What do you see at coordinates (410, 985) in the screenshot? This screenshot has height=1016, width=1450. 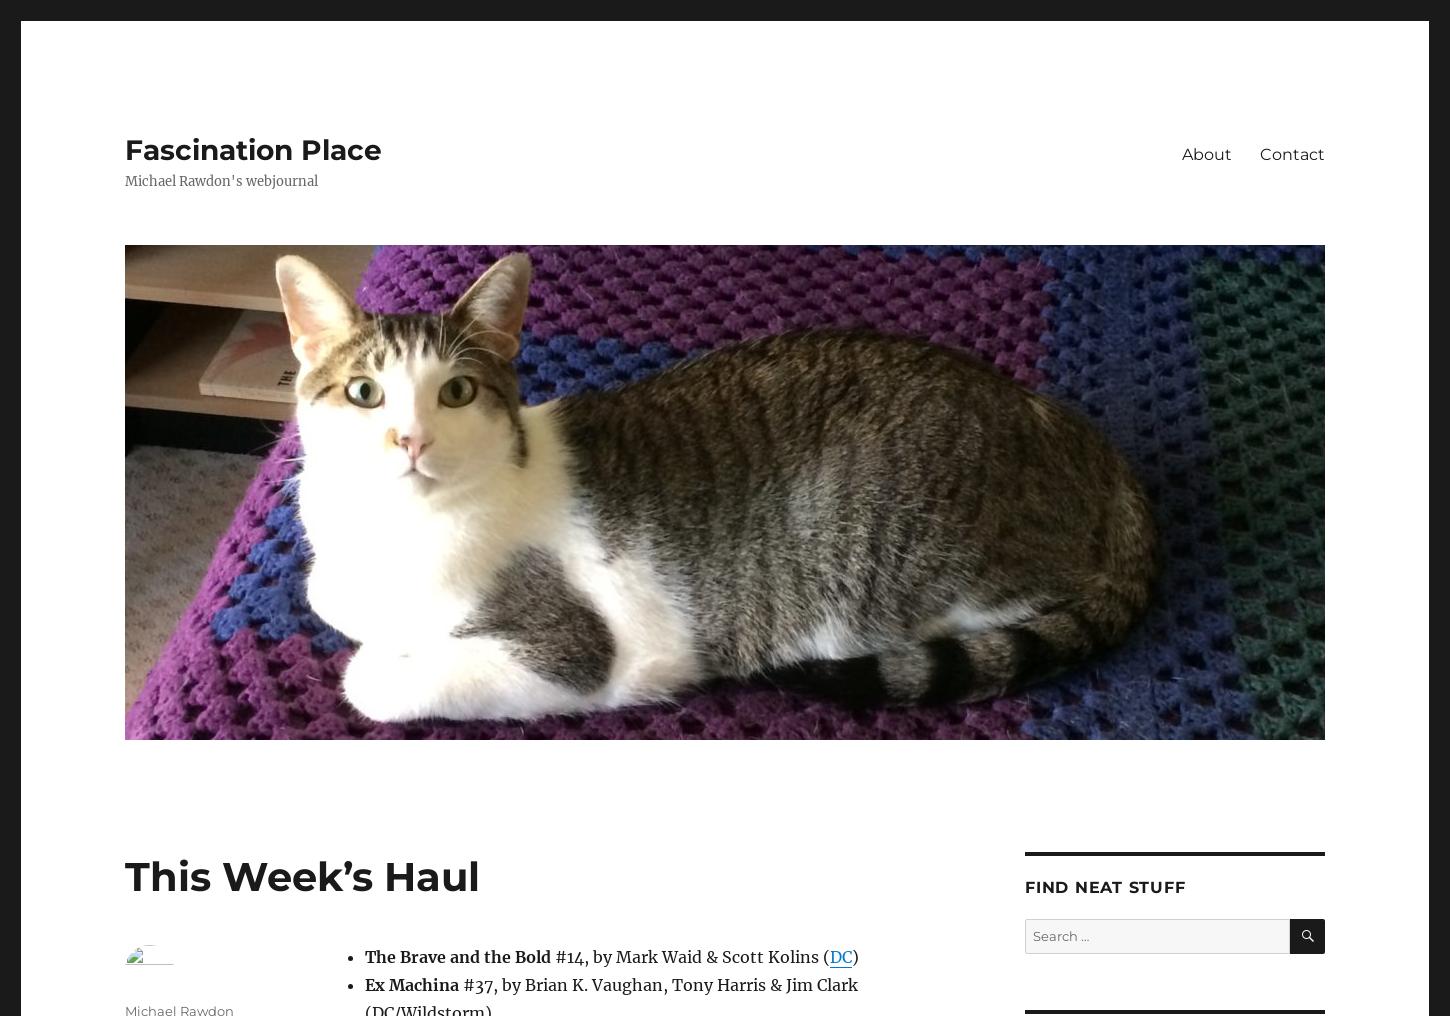 I see `'Ex Machina'` at bounding box center [410, 985].